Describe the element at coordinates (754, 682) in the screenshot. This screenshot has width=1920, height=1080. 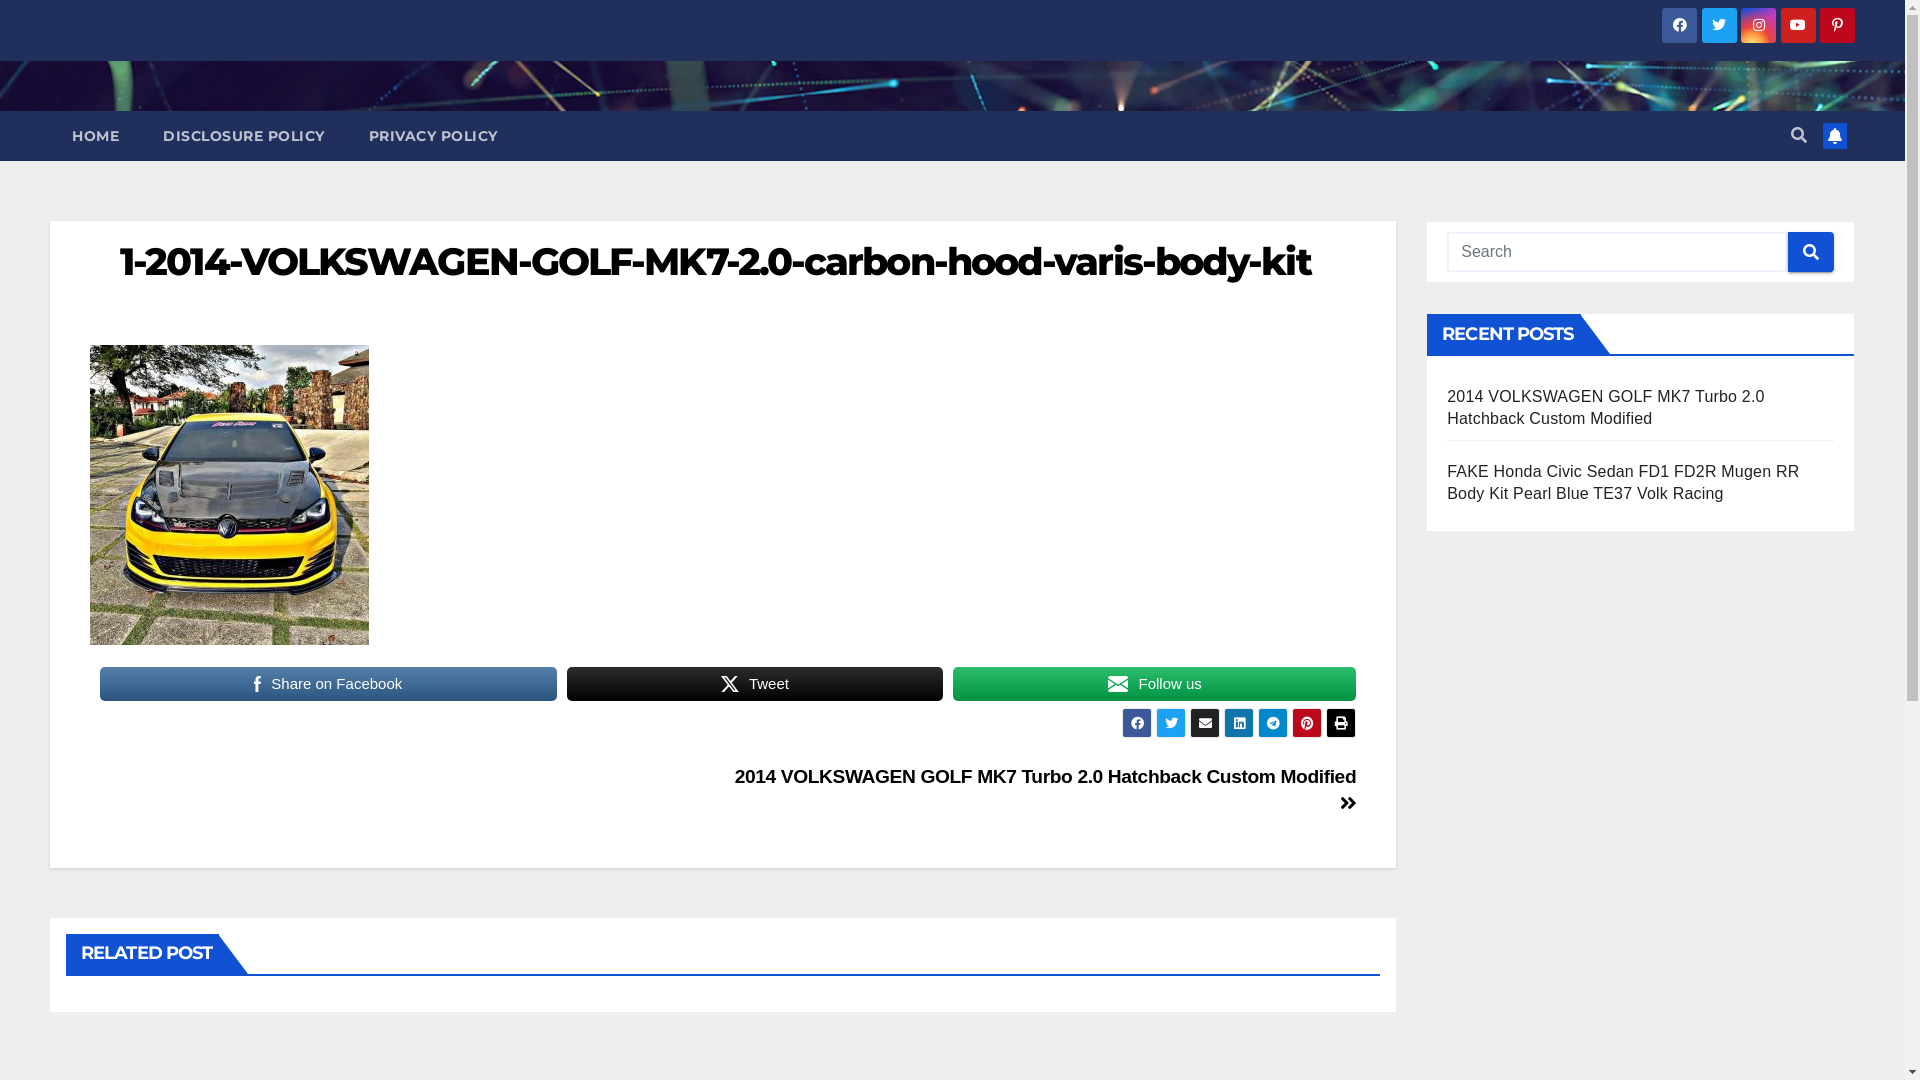
I see `'Tweet'` at that location.